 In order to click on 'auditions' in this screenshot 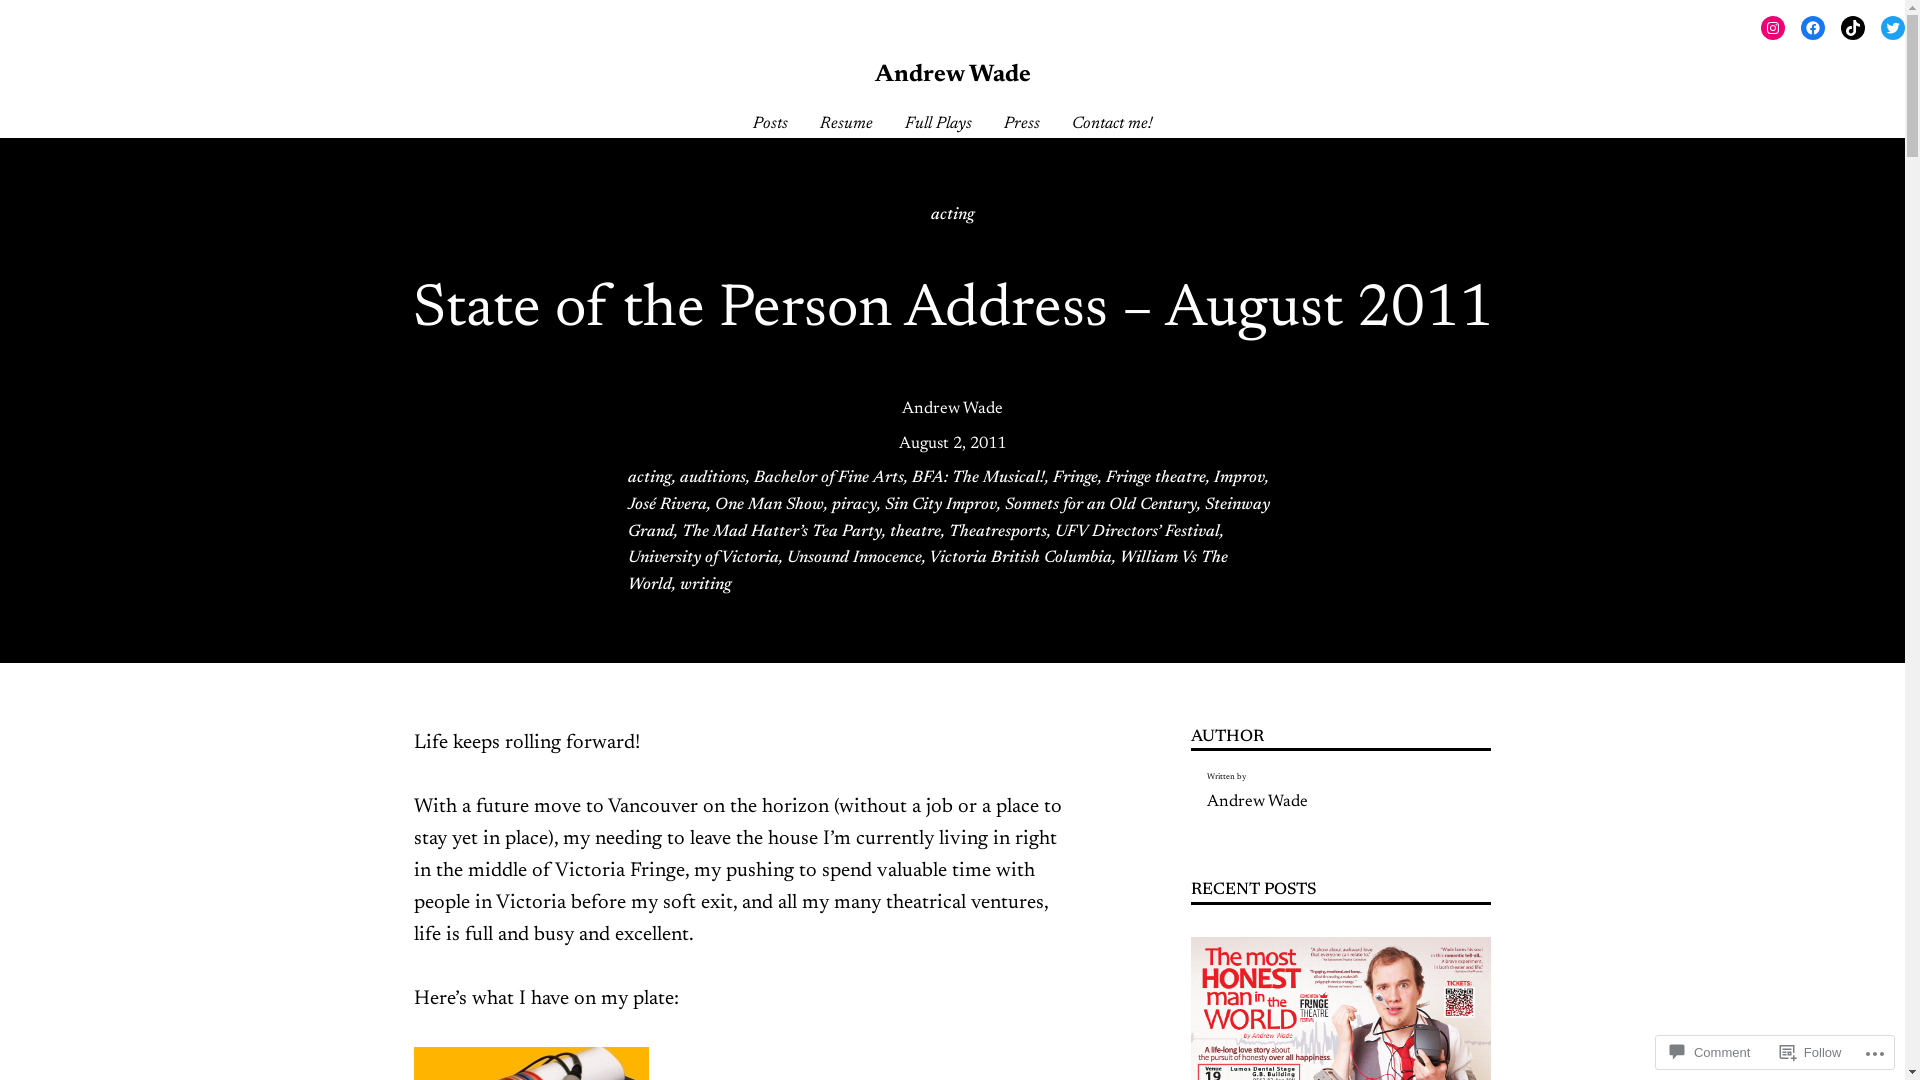, I will do `click(680, 478)`.